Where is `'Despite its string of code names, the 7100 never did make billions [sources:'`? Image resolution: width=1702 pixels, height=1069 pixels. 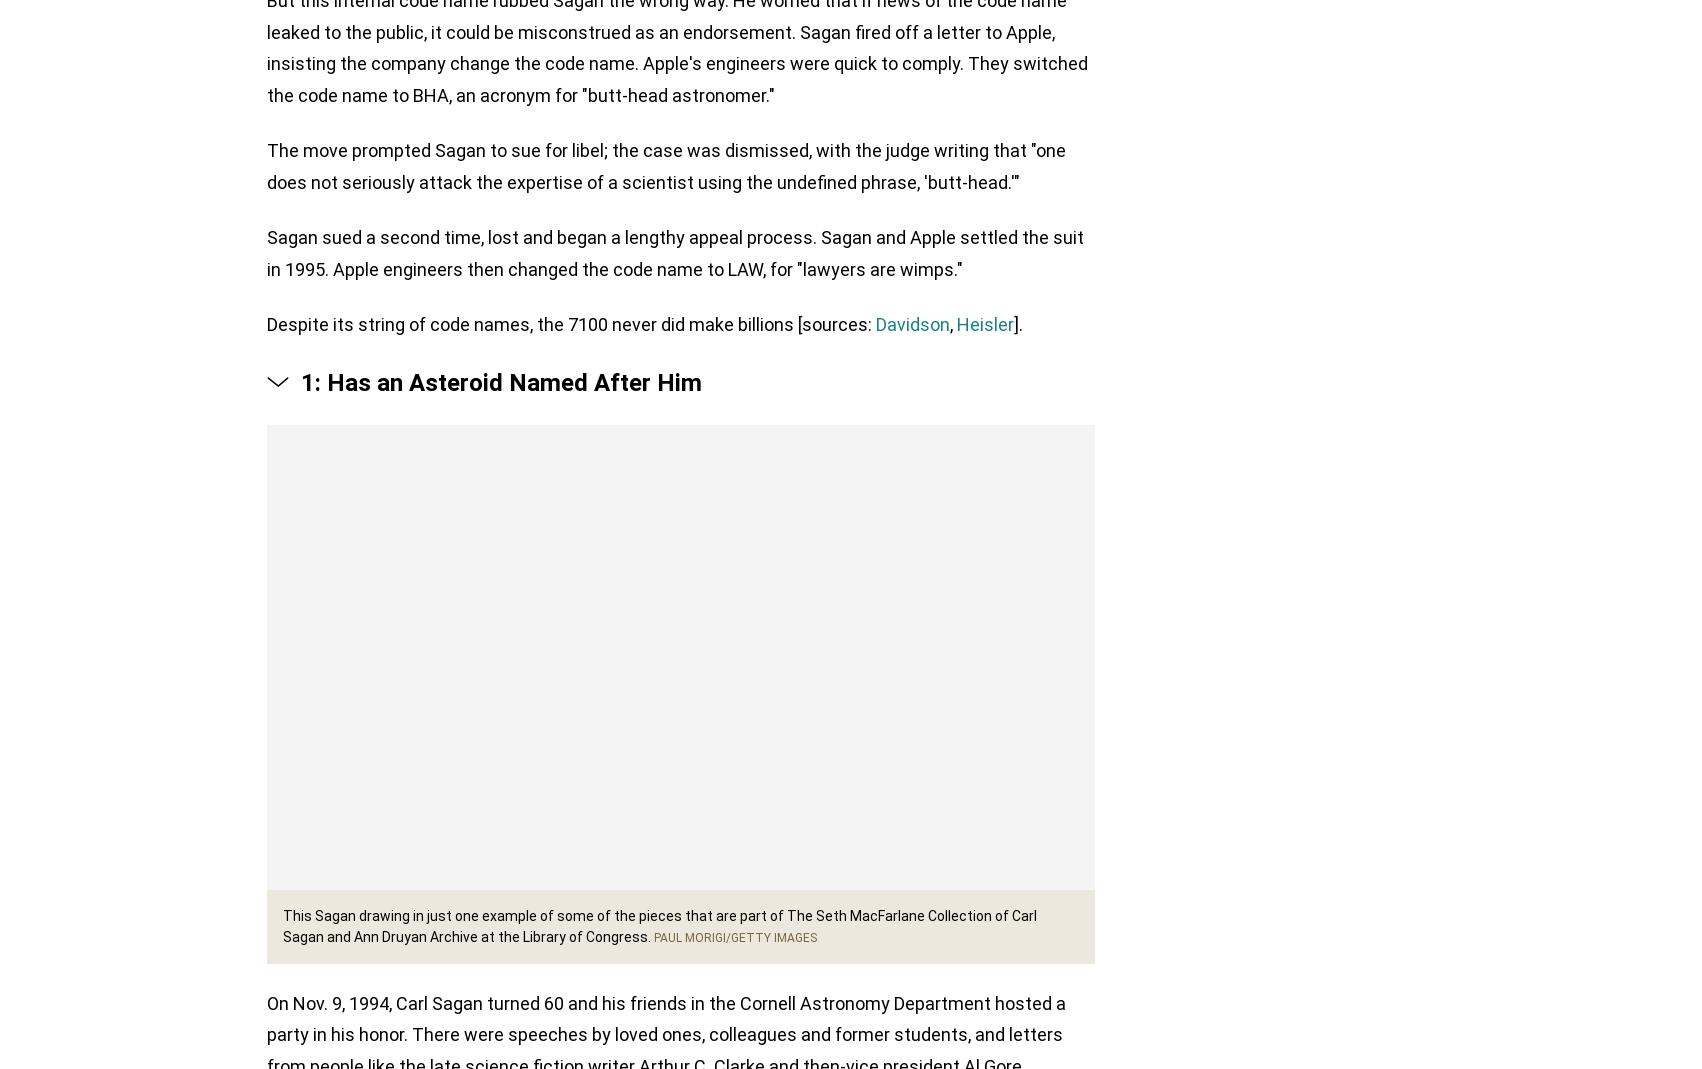 'Despite its string of code names, the 7100 never did make billions [sources:' is located at coordinates (571, 328).